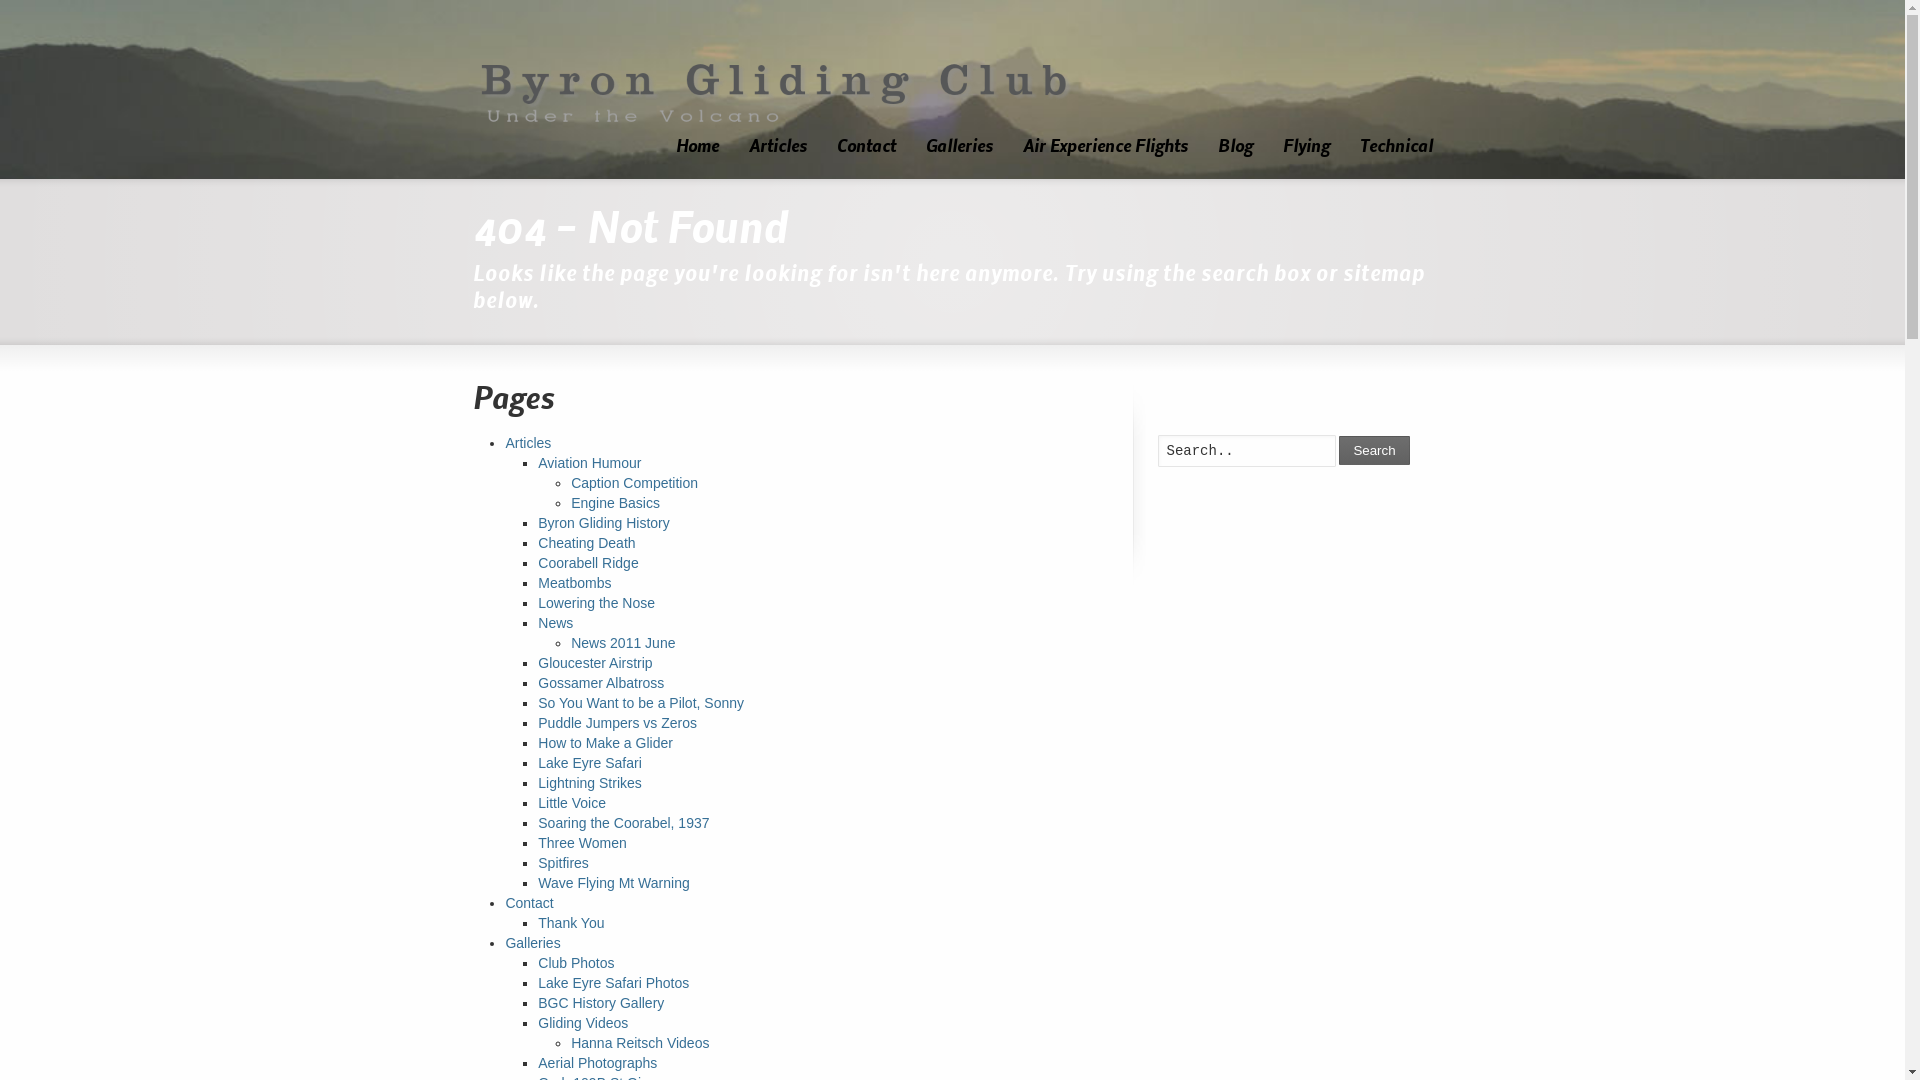  Describe the element at coordinates (612, 882) in the screenshot. I see `'Wave Flying Mt Warning'` at that location.